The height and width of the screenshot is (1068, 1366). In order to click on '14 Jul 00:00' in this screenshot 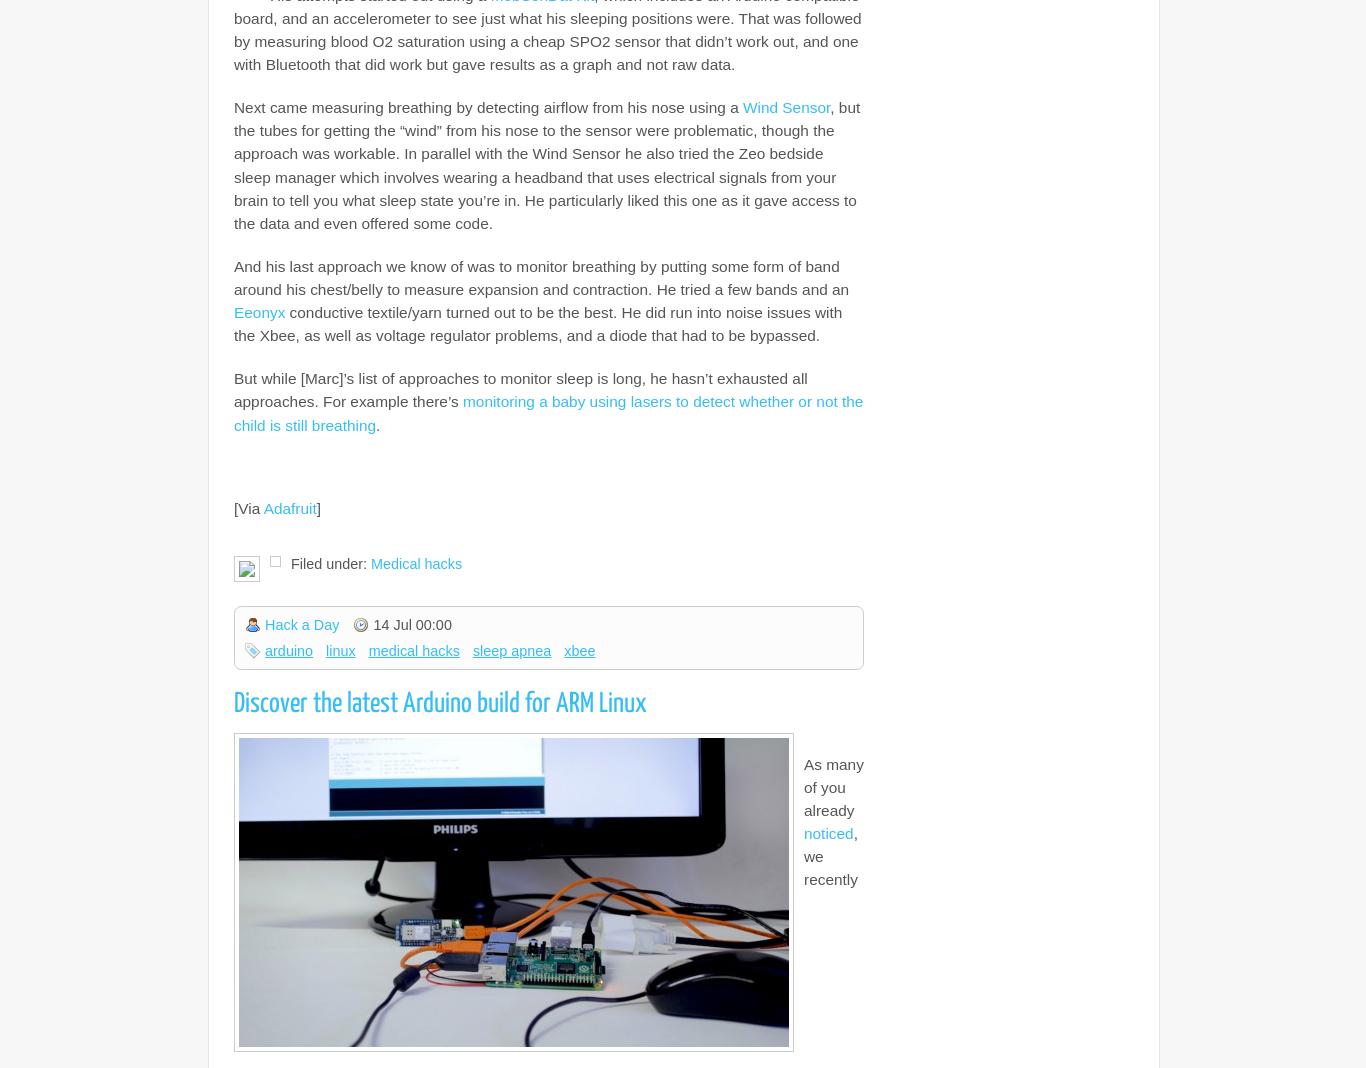, I will do `click(410, 623)`.